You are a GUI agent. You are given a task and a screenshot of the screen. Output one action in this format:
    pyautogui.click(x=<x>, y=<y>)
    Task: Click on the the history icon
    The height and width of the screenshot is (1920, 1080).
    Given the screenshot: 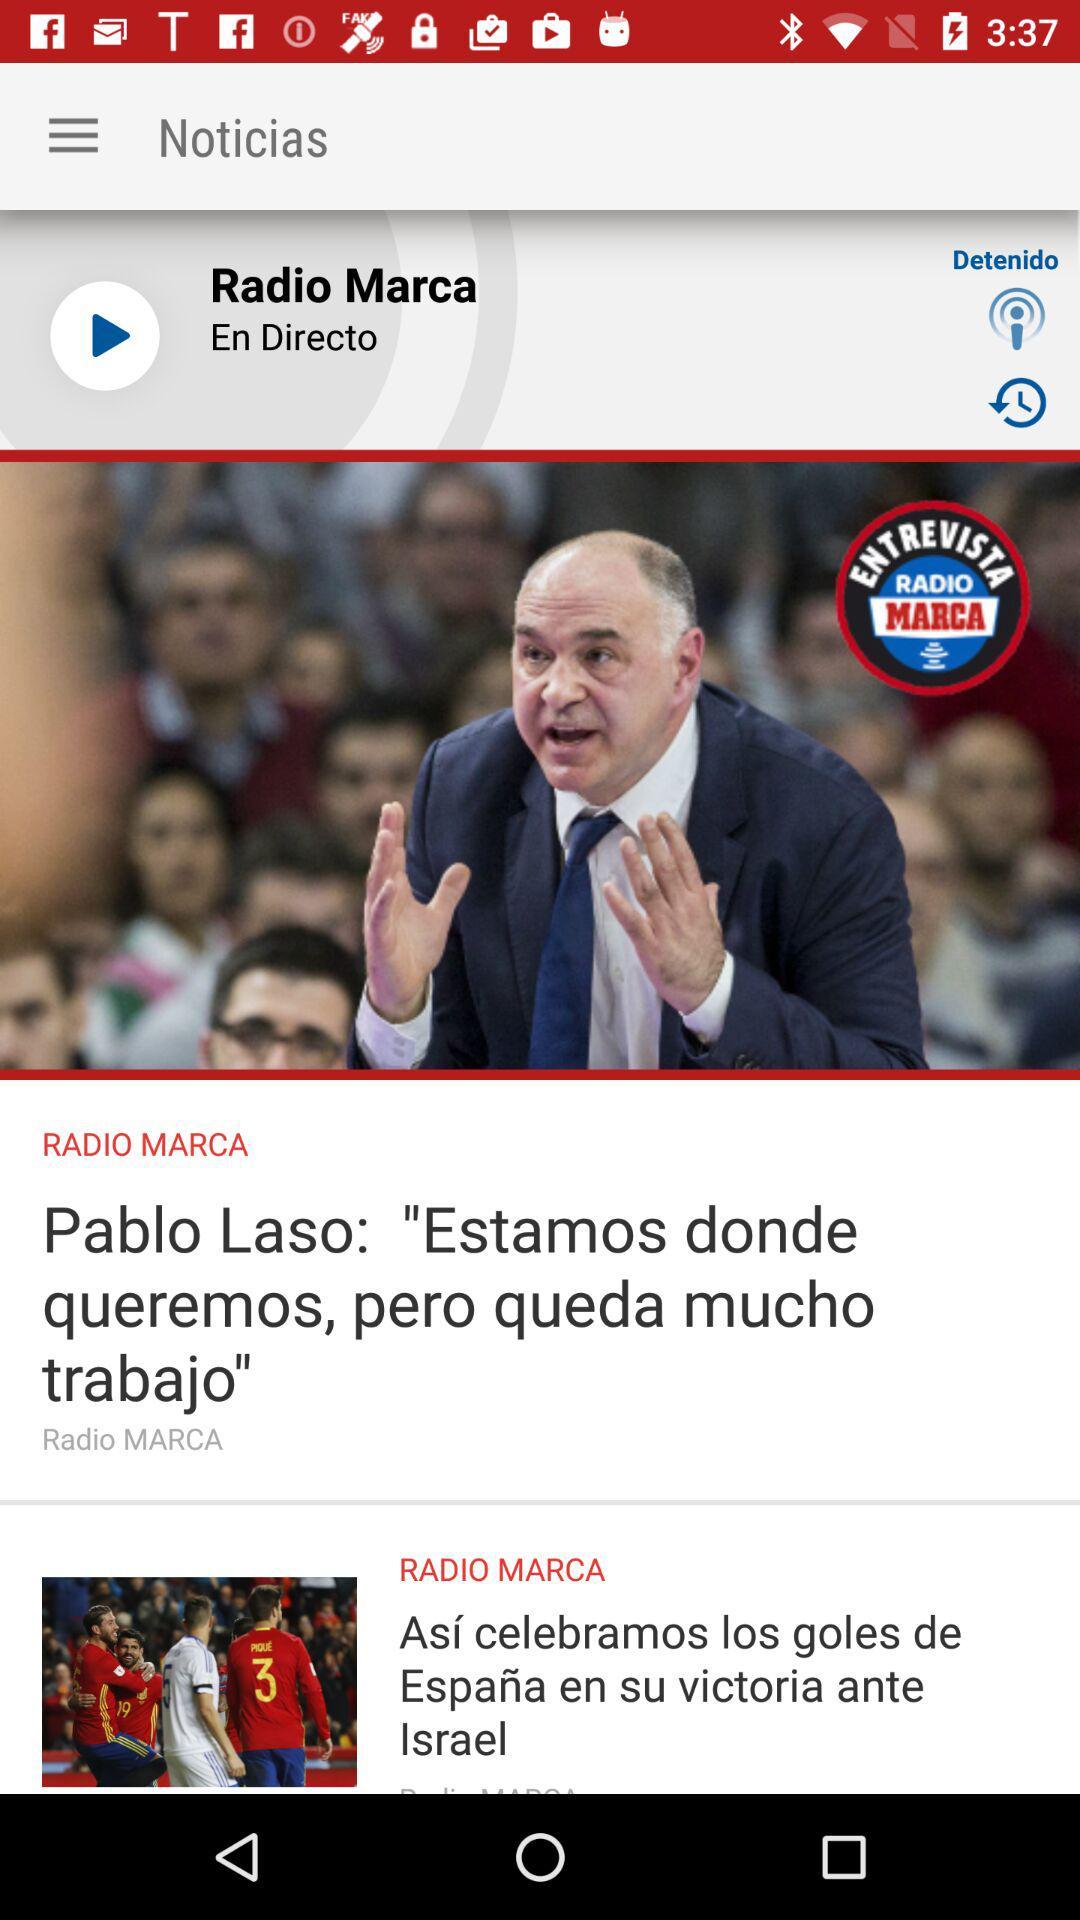 What is the action you would take?
    pyautogui.click(x=1017, y=401)
    